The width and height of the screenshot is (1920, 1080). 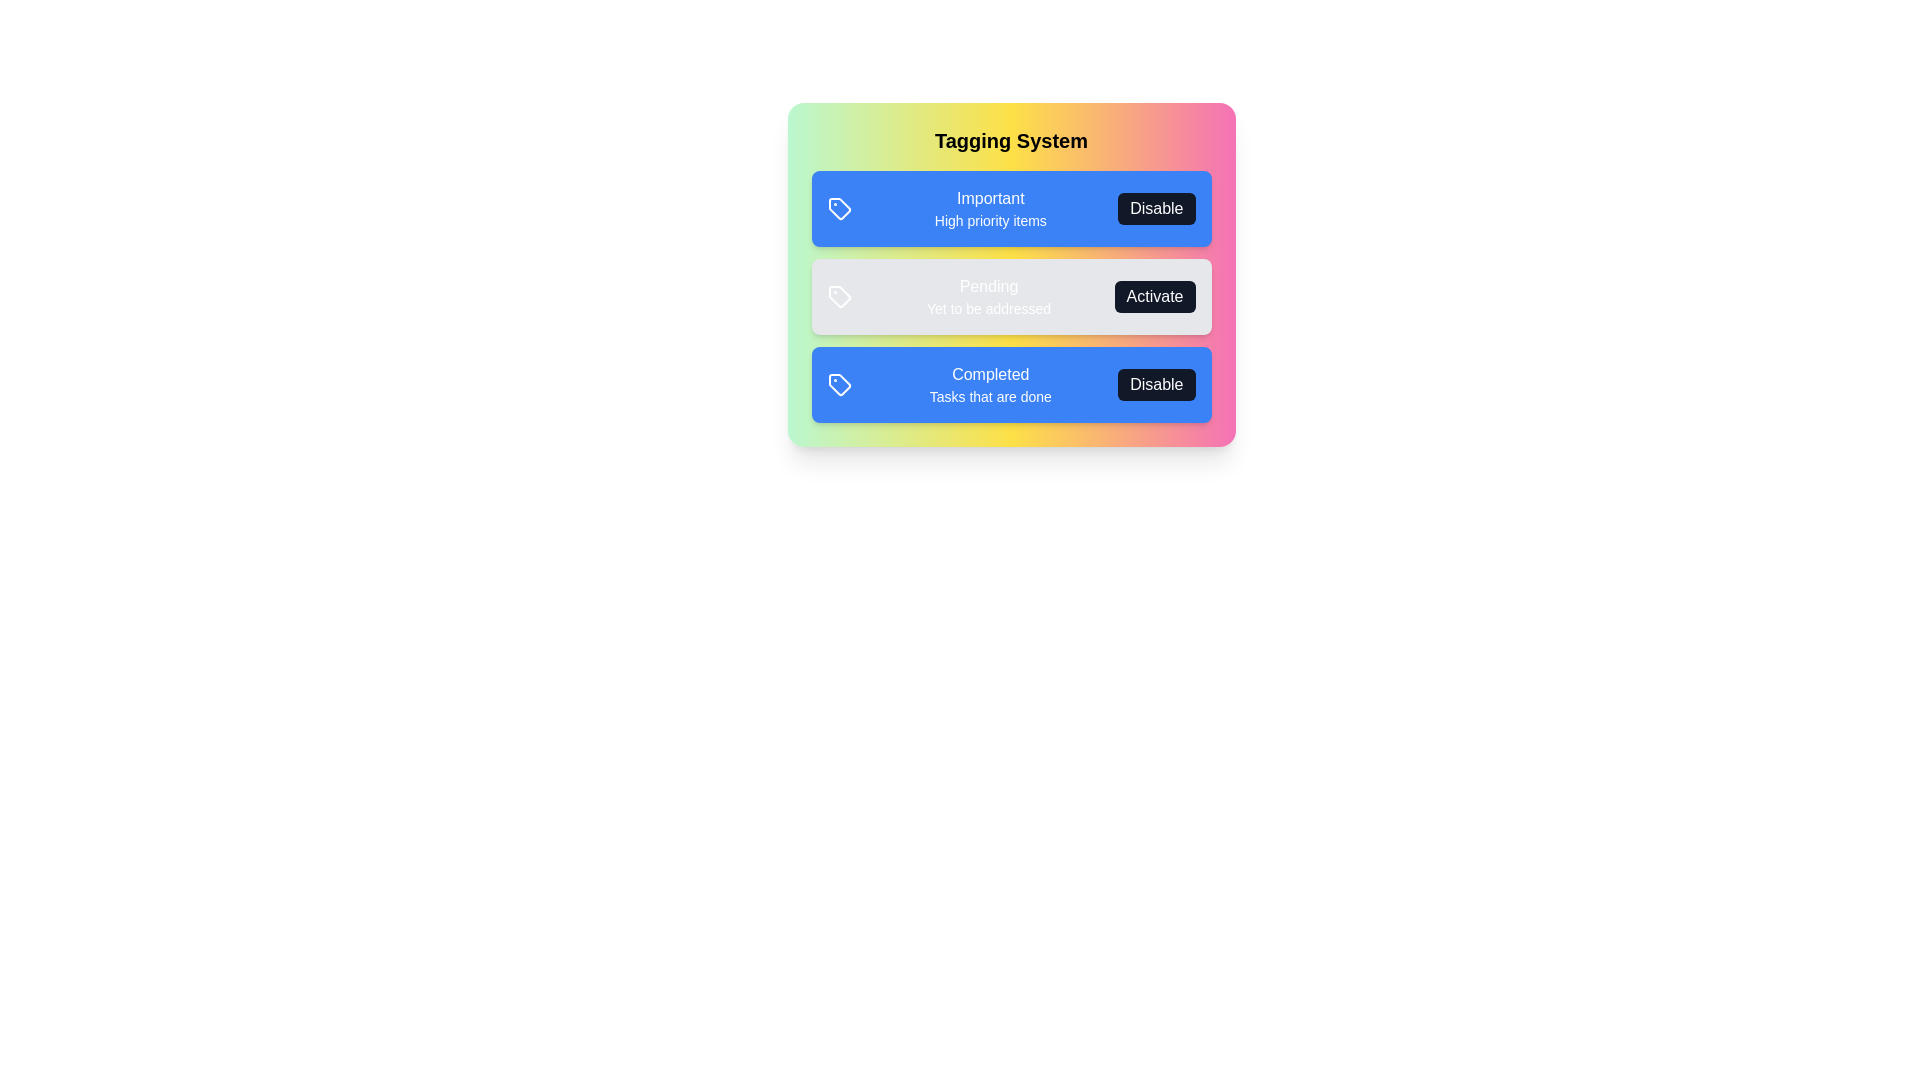 What do you see at coordinates (1156, 208) in the screenshot?
I see `the 'Disable' button of the 'Important' tag to toggle its state` at bounding box center [1156, 208].